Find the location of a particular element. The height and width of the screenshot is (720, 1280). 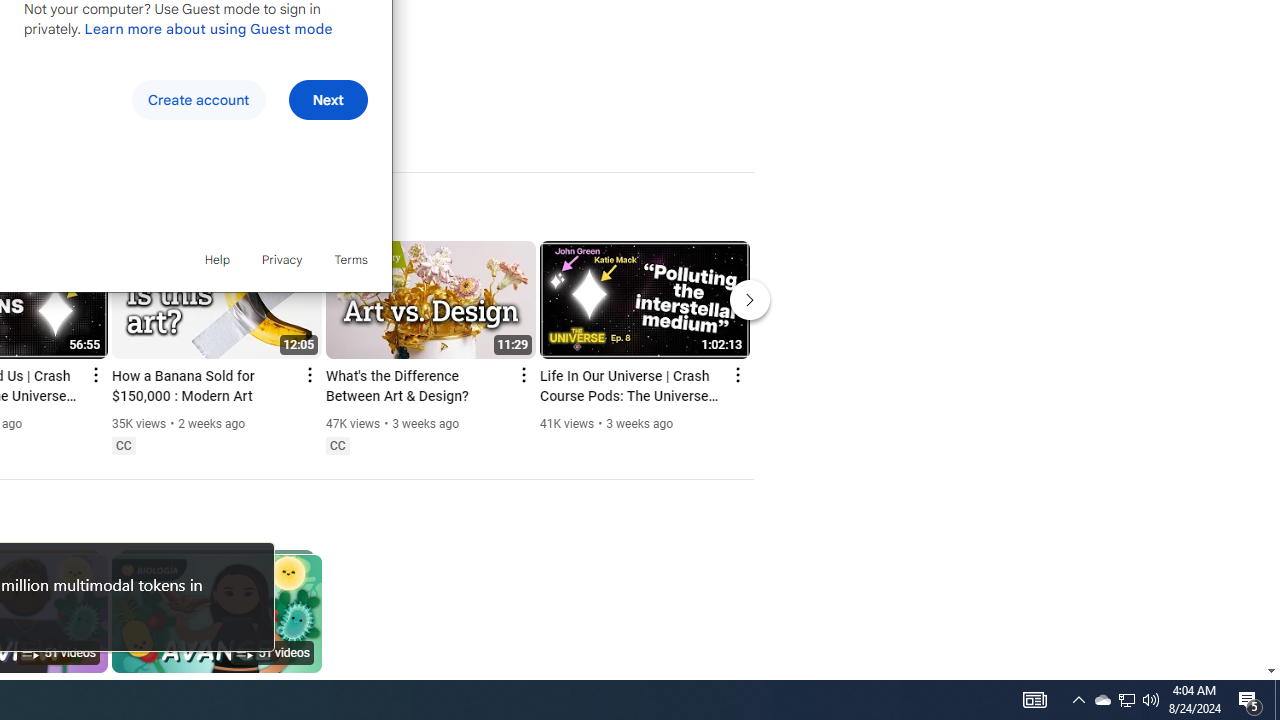

'Learn more about using Guest mode' is located at coordinates (208, 28).